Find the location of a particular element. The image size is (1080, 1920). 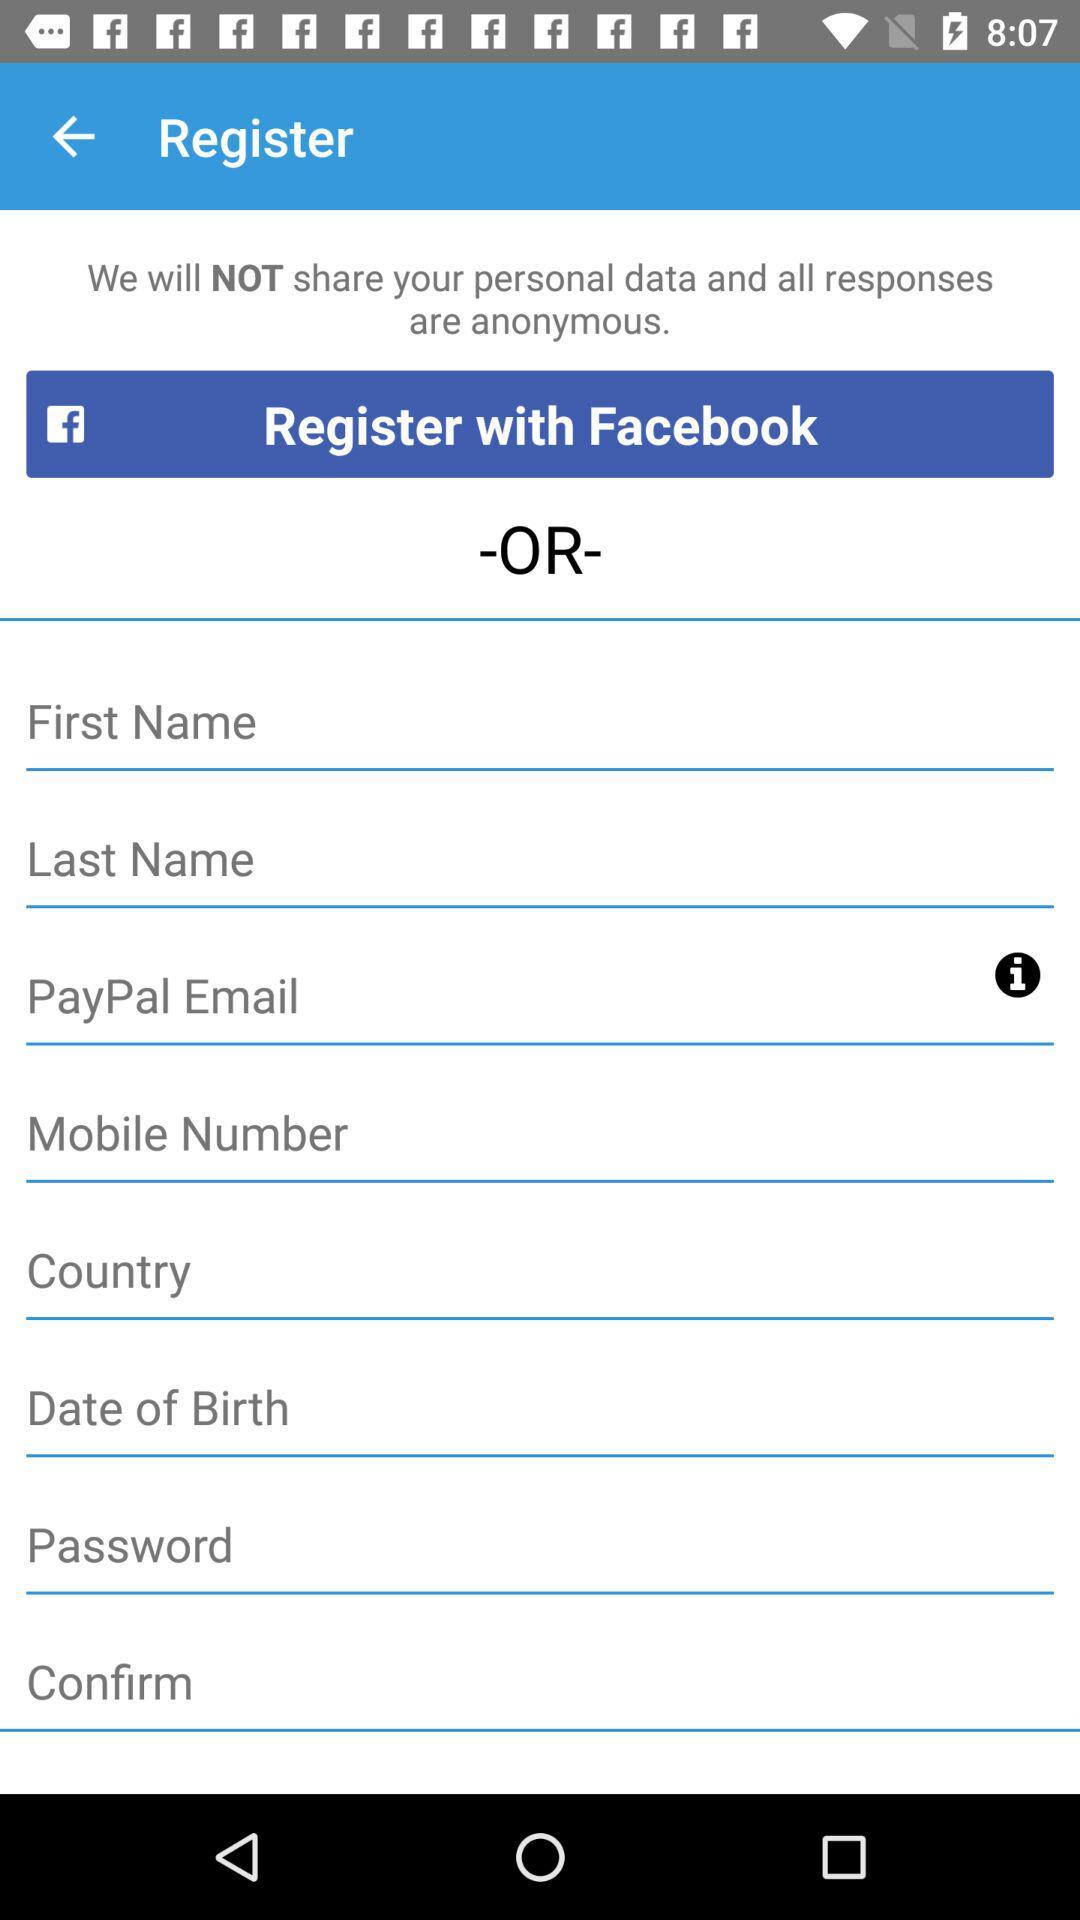

confirm password is located at coordinates (540, 1682).